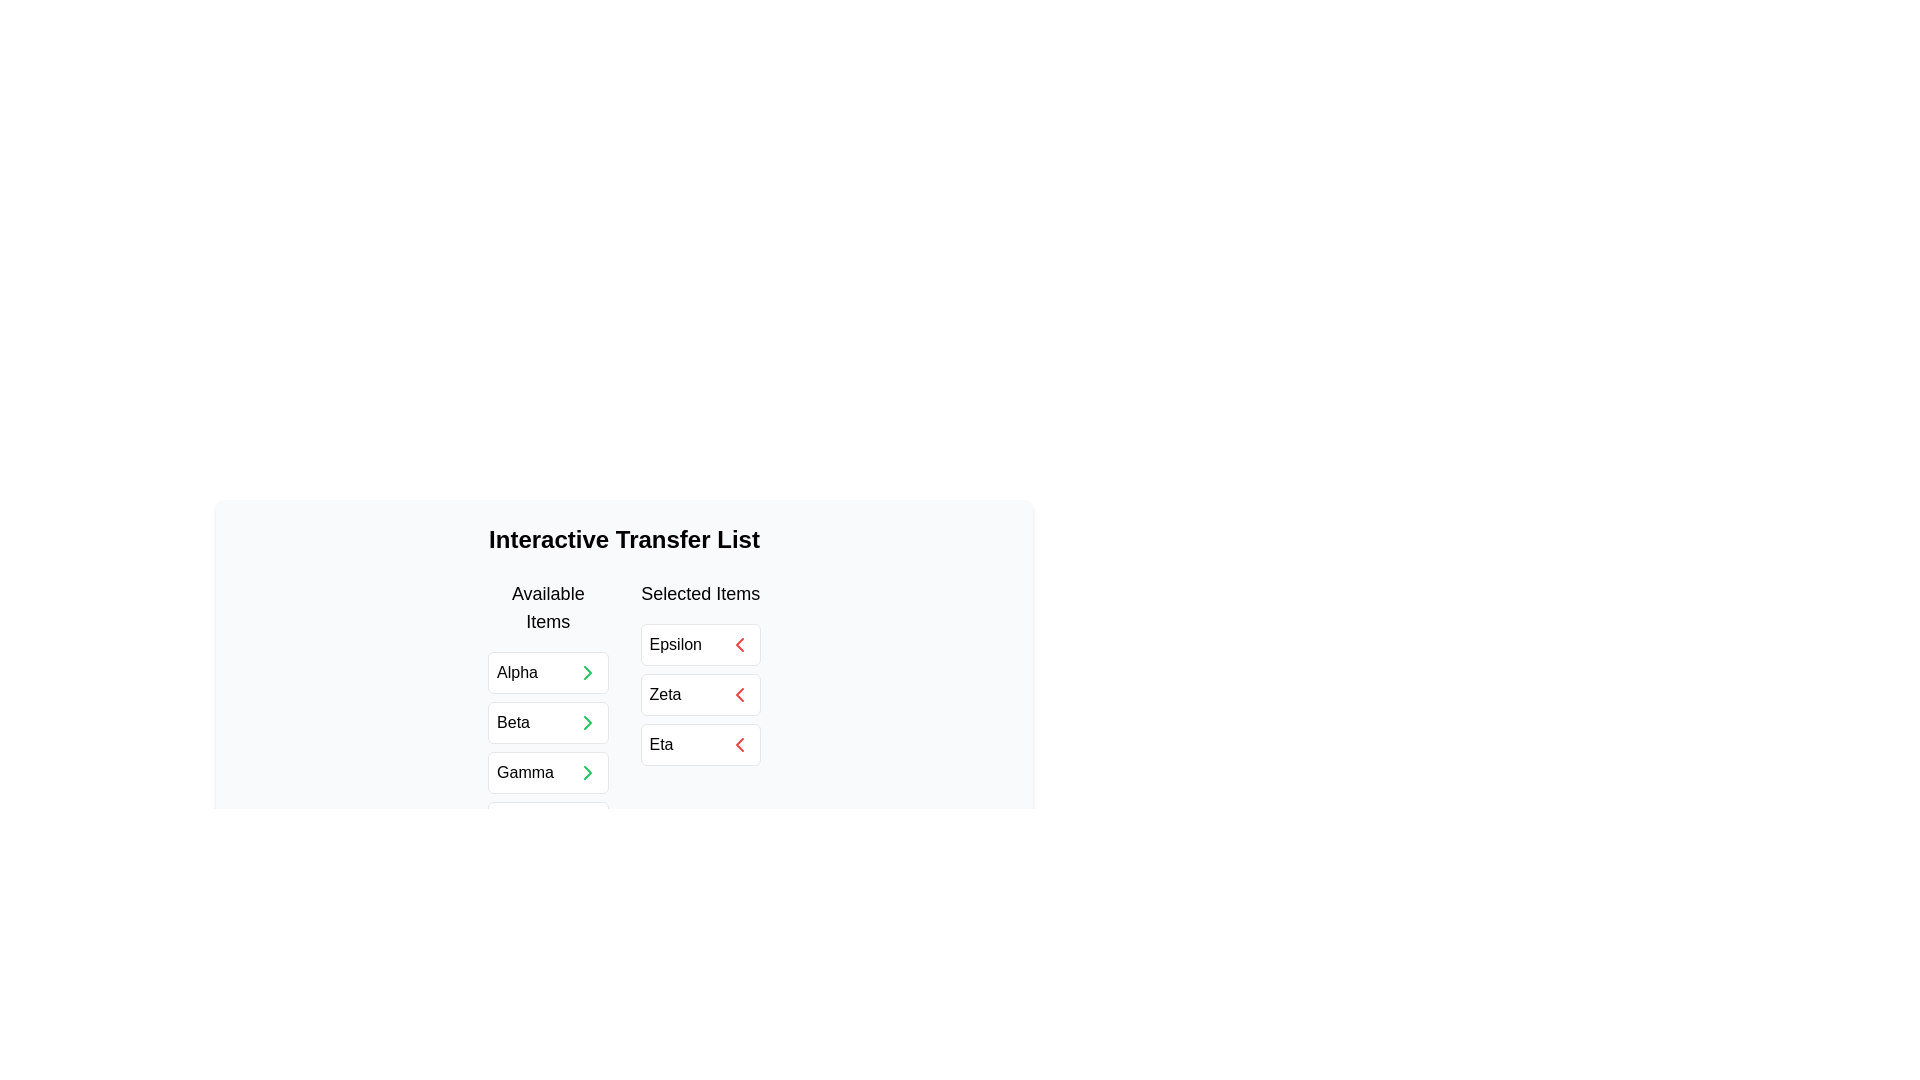  I want to click on red arrow button next to the item Zeta in the Selected Items list, so click(738, 693).